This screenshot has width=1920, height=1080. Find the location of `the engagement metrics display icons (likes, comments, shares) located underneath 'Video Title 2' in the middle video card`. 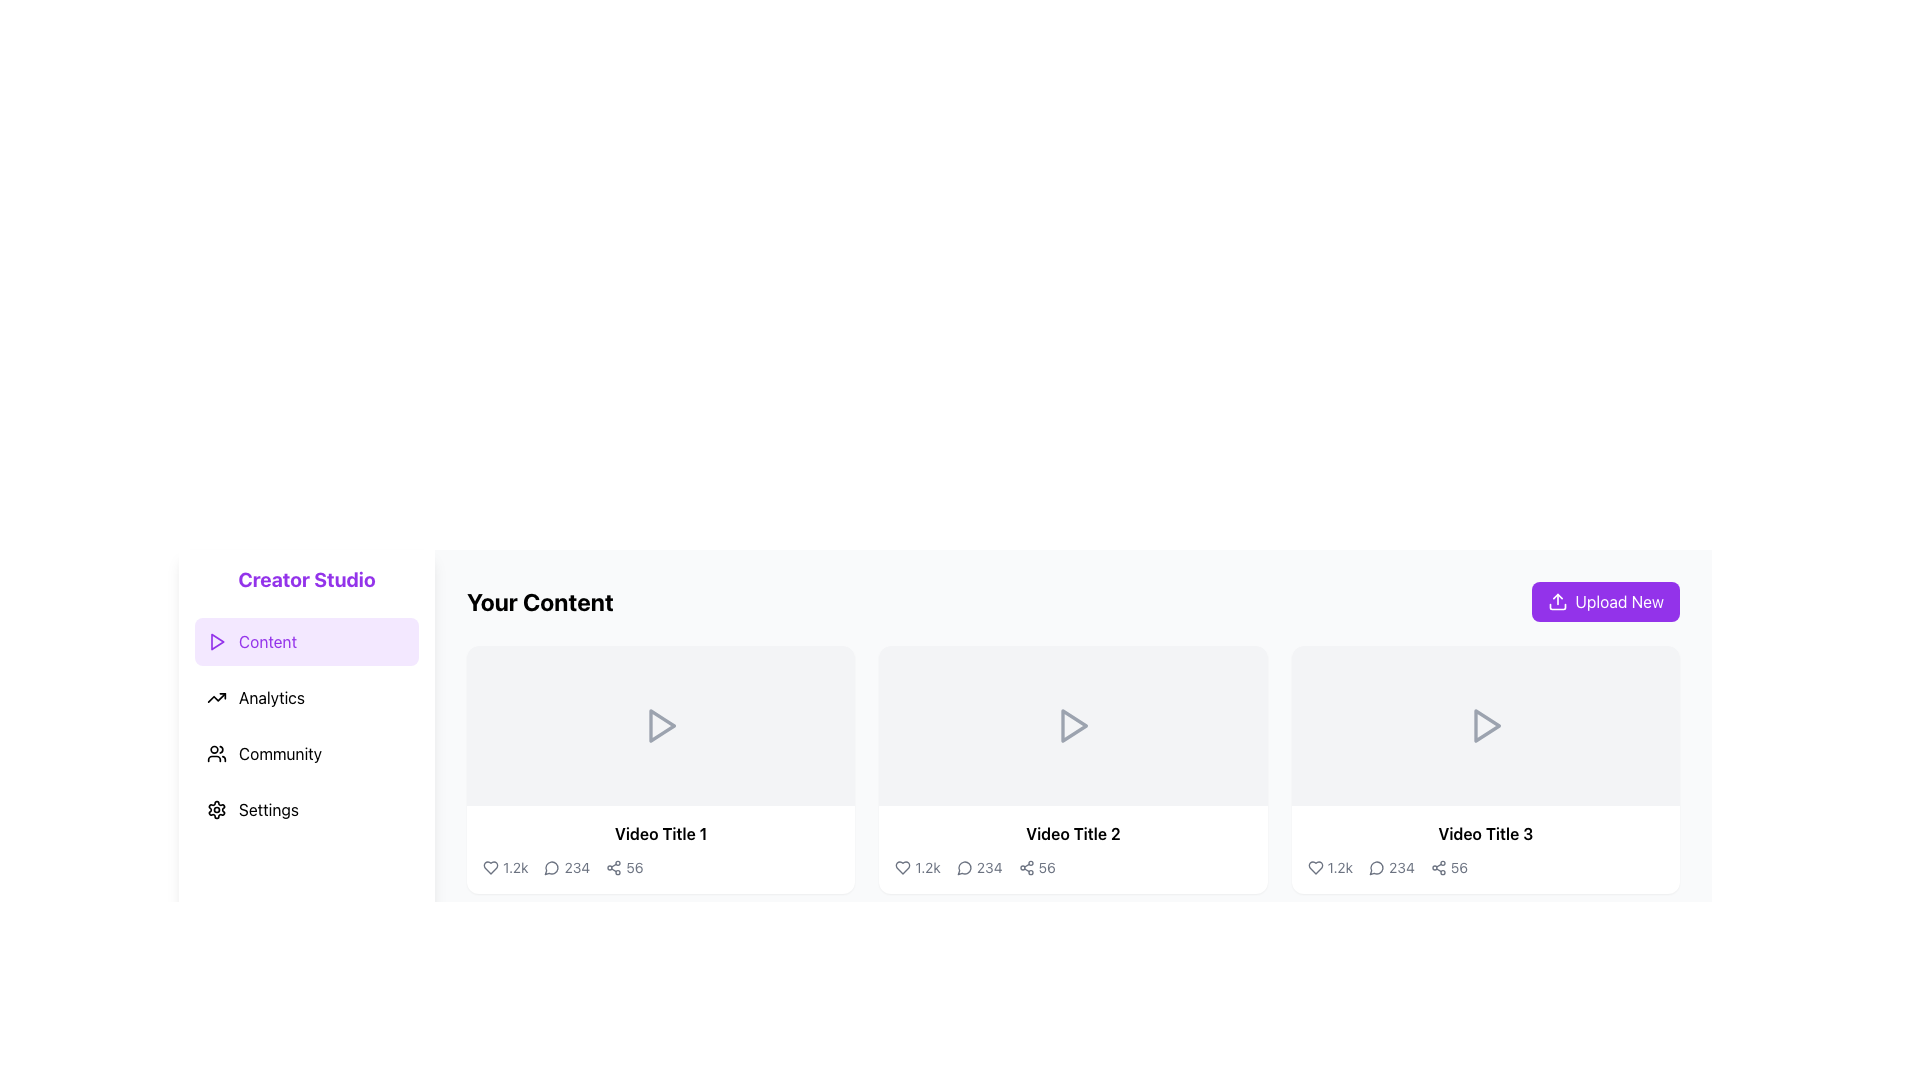

the engagement metrics display icons (likes, comments, shares) located underneath 'Video Title 2' in the middle video card is located at coordinates (1072, 866).